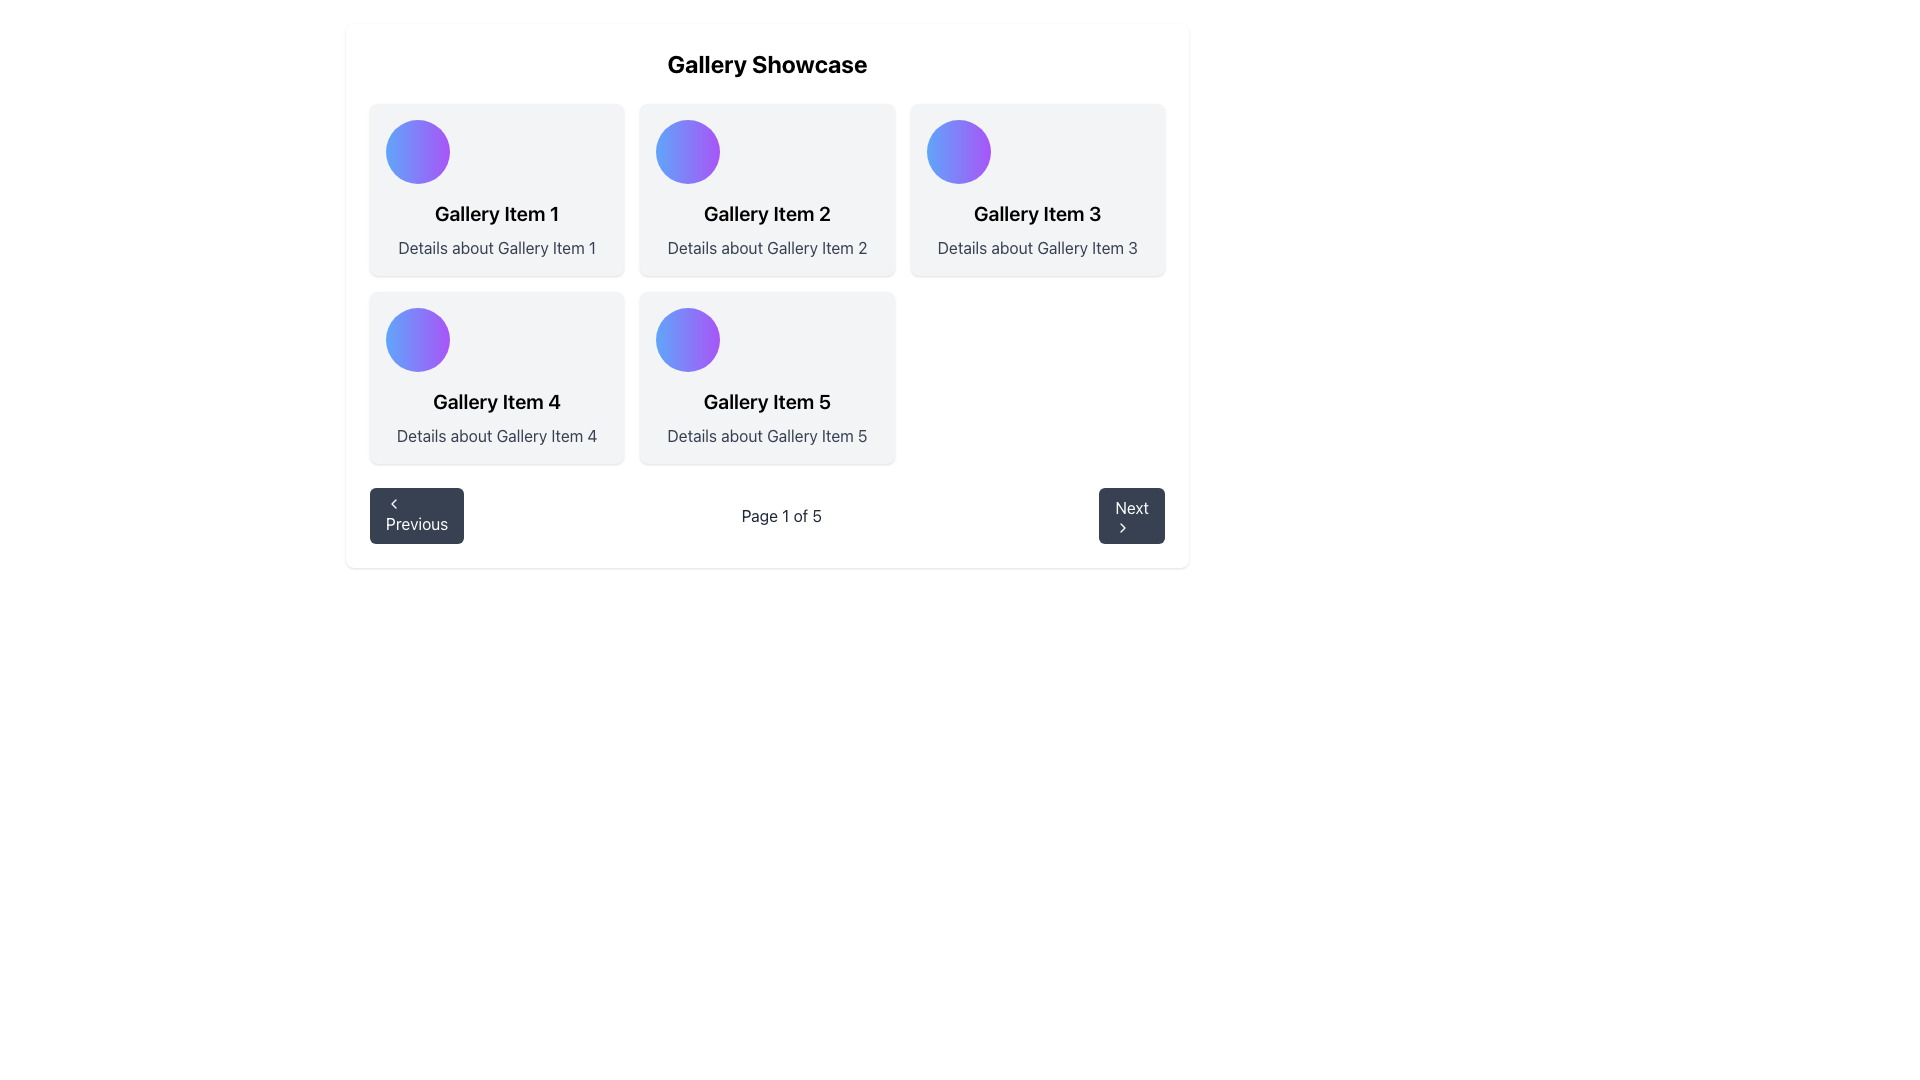  I want to click on the decorative graphical element located at the top-left corner of the 'Gallery Item 1' card in the 'Gallery Showcase', so click(416, 150).